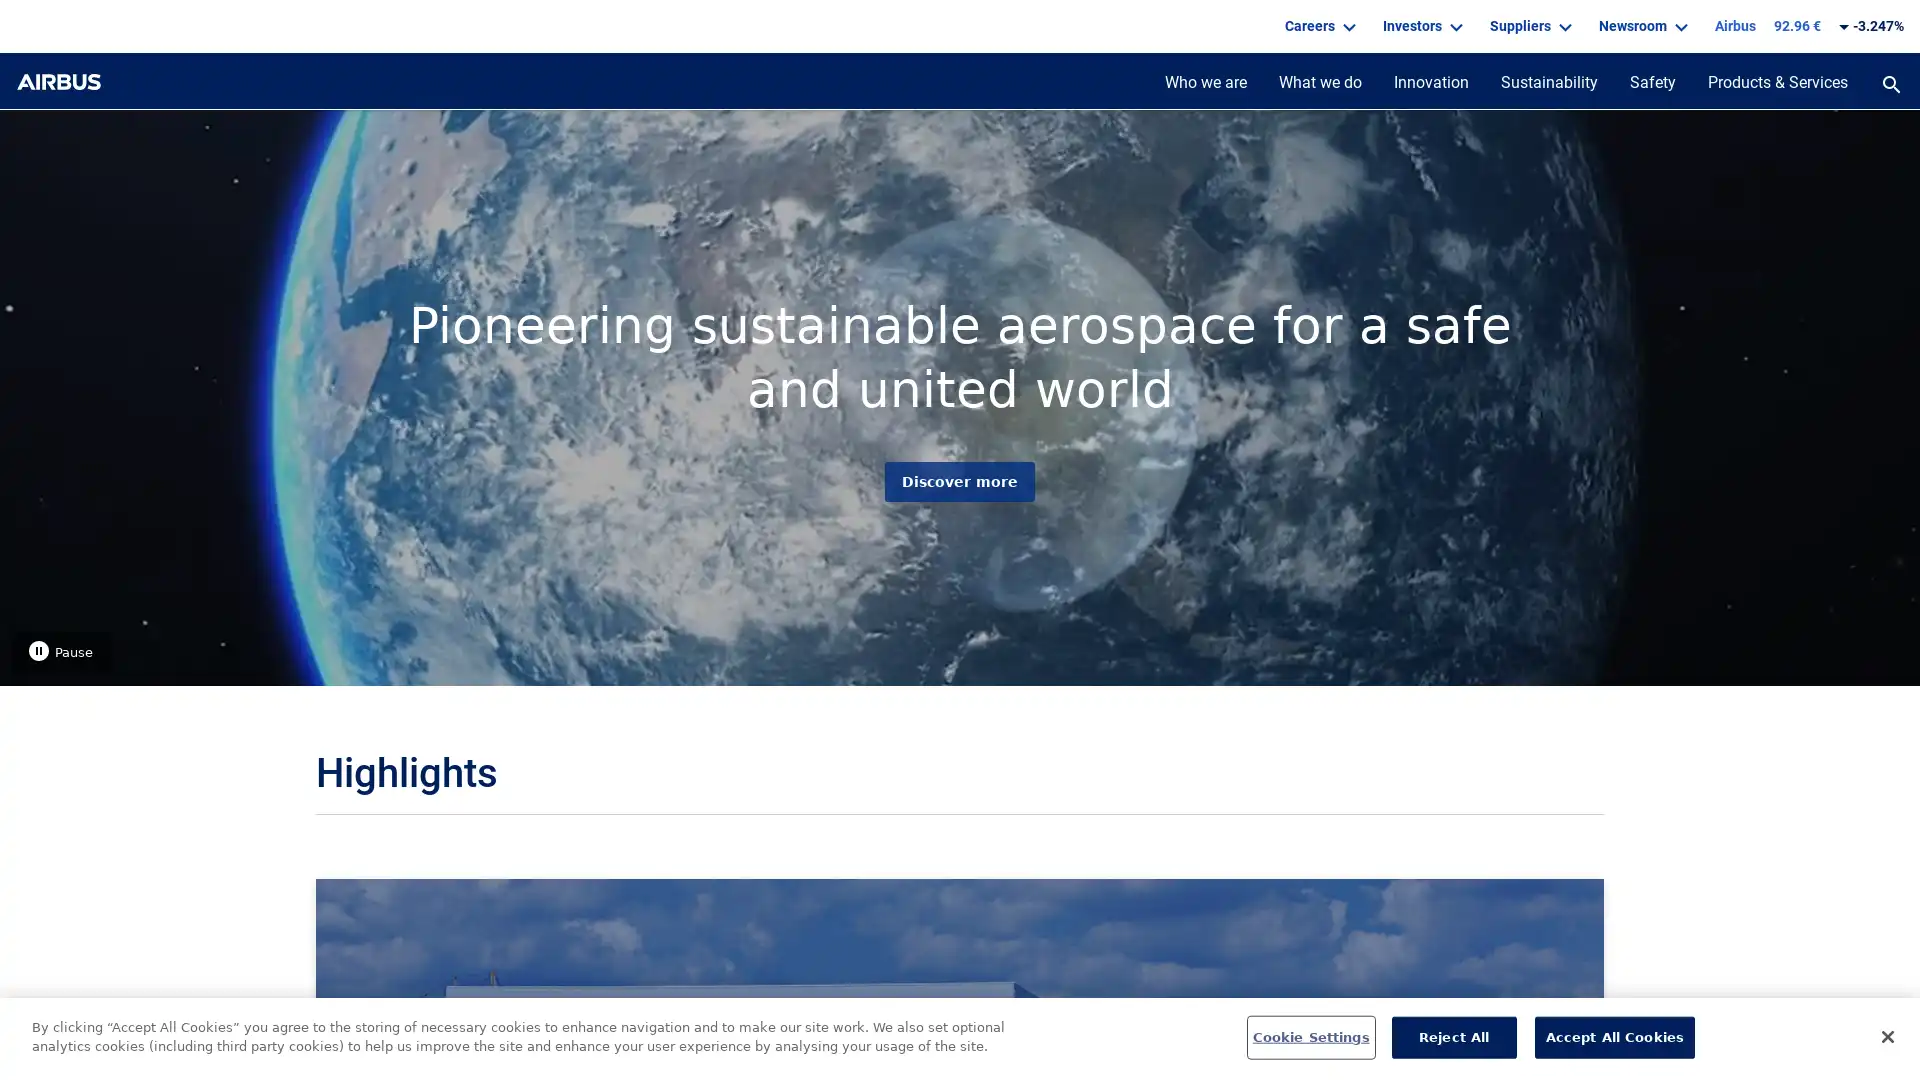  I want to click on Investors, so click(1419, 26).